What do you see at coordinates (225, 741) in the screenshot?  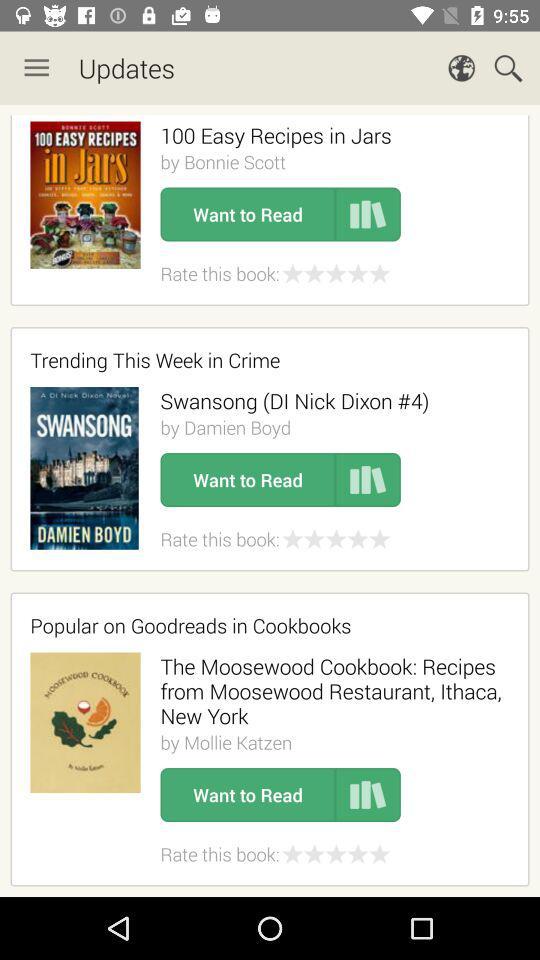 I see `the icon above the want to read` at bounding box center [225, 741].